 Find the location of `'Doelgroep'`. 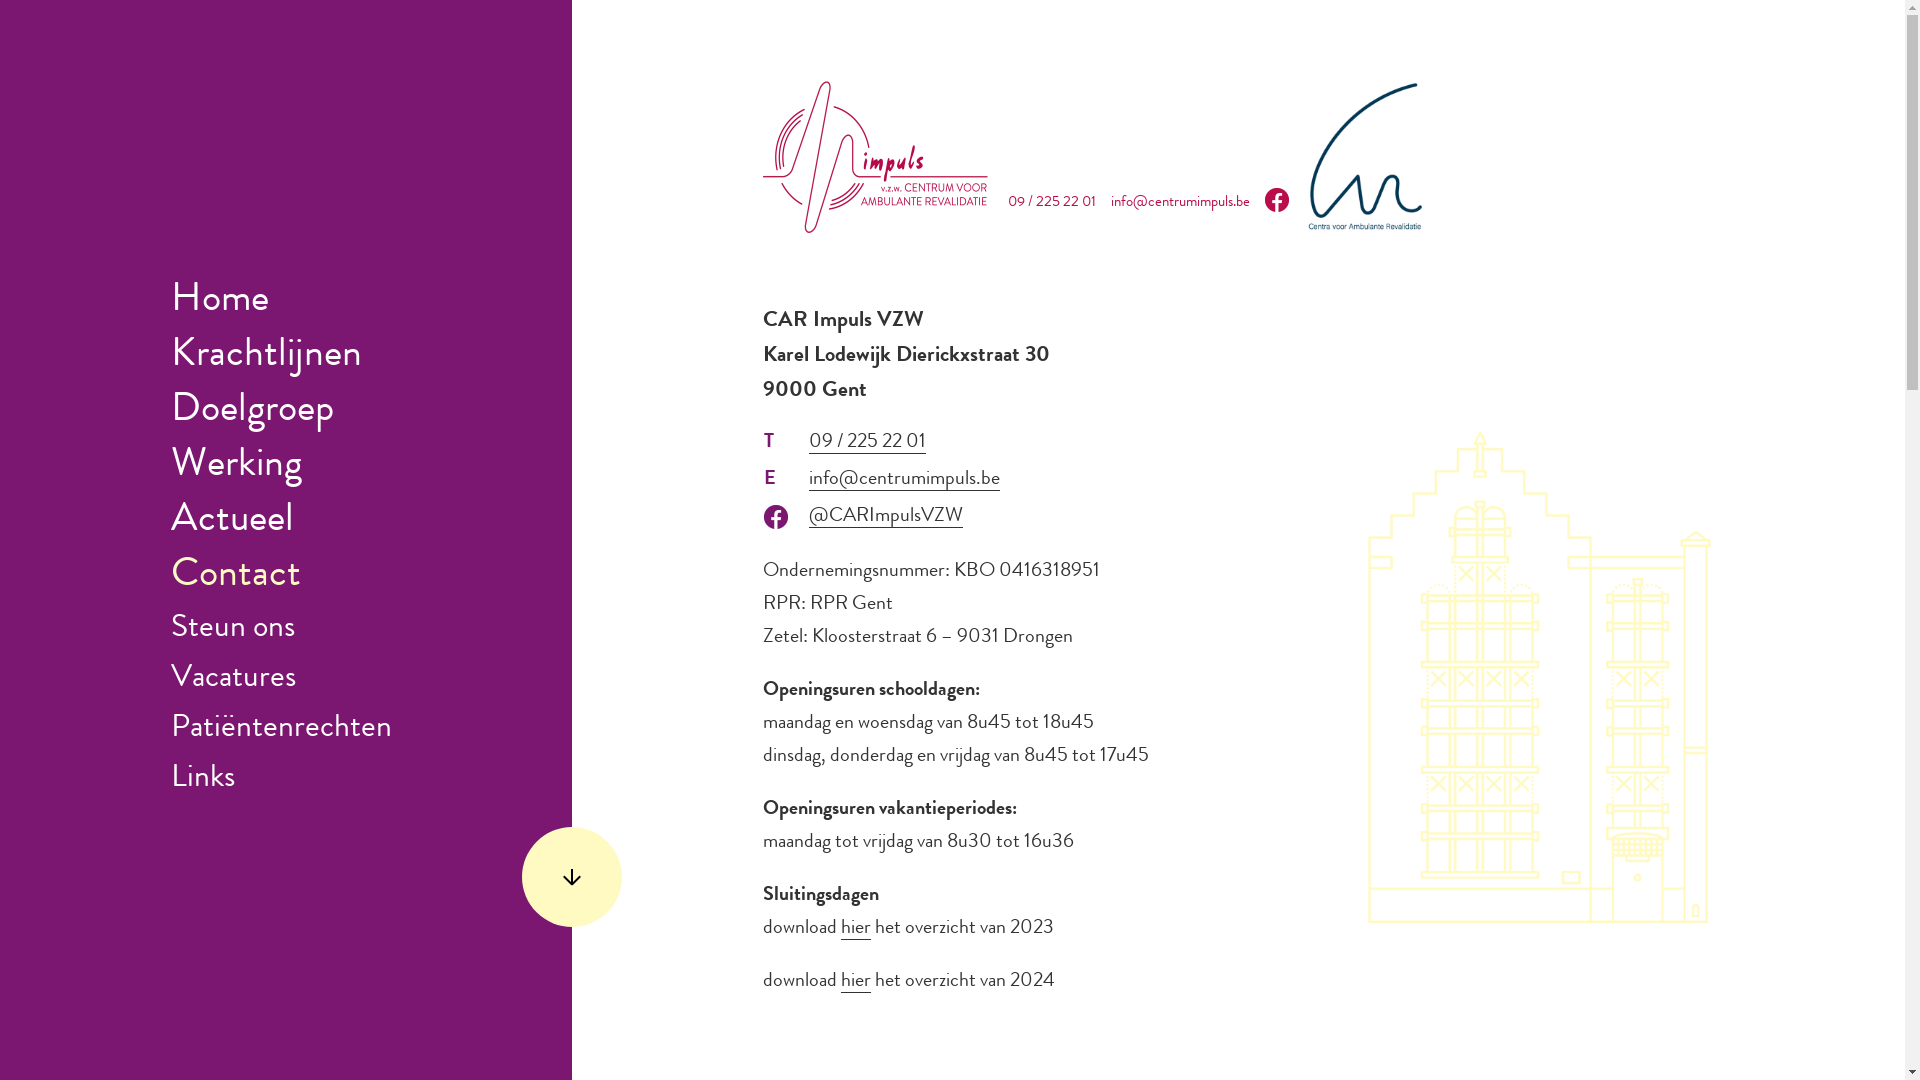

'Doelgroep' is located at coordinates (251, 411).